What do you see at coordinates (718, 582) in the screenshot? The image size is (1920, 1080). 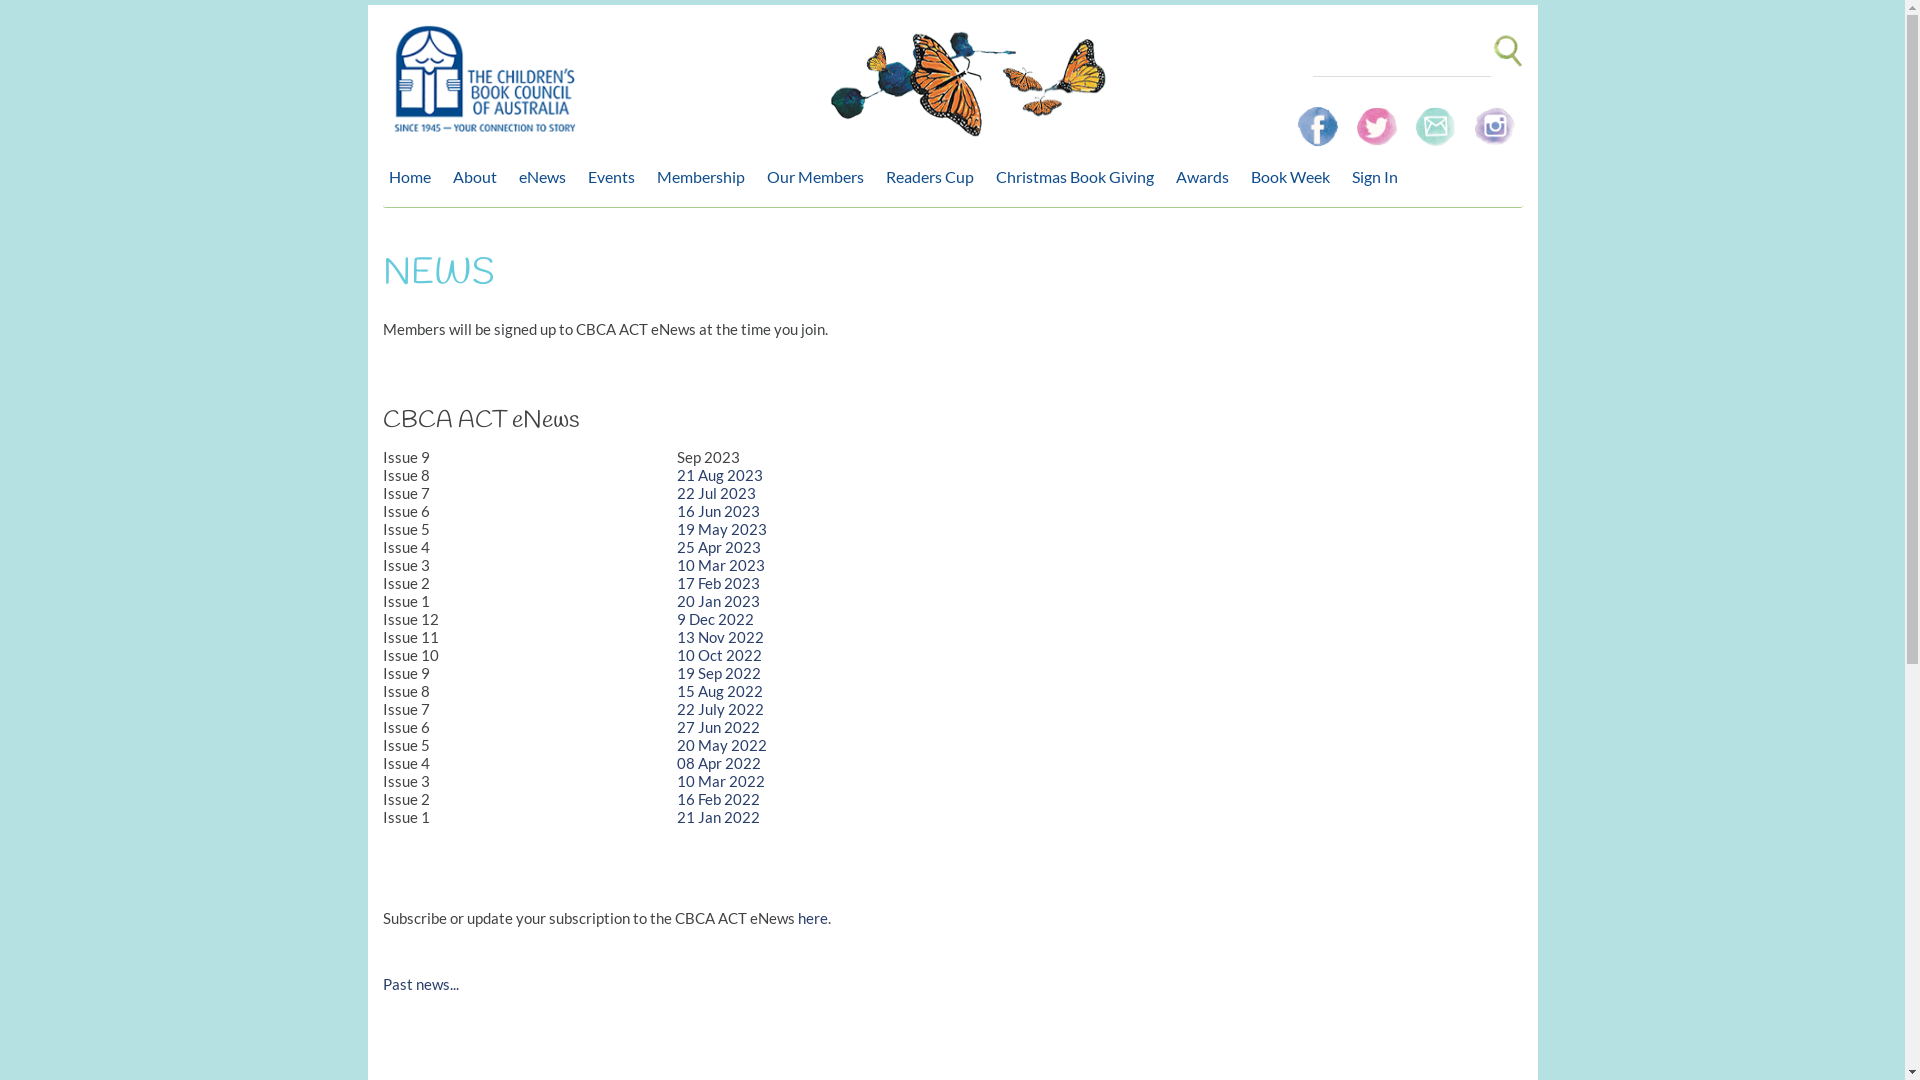 I see `'17 Feb 2023'` at bounding box center [718, 582].